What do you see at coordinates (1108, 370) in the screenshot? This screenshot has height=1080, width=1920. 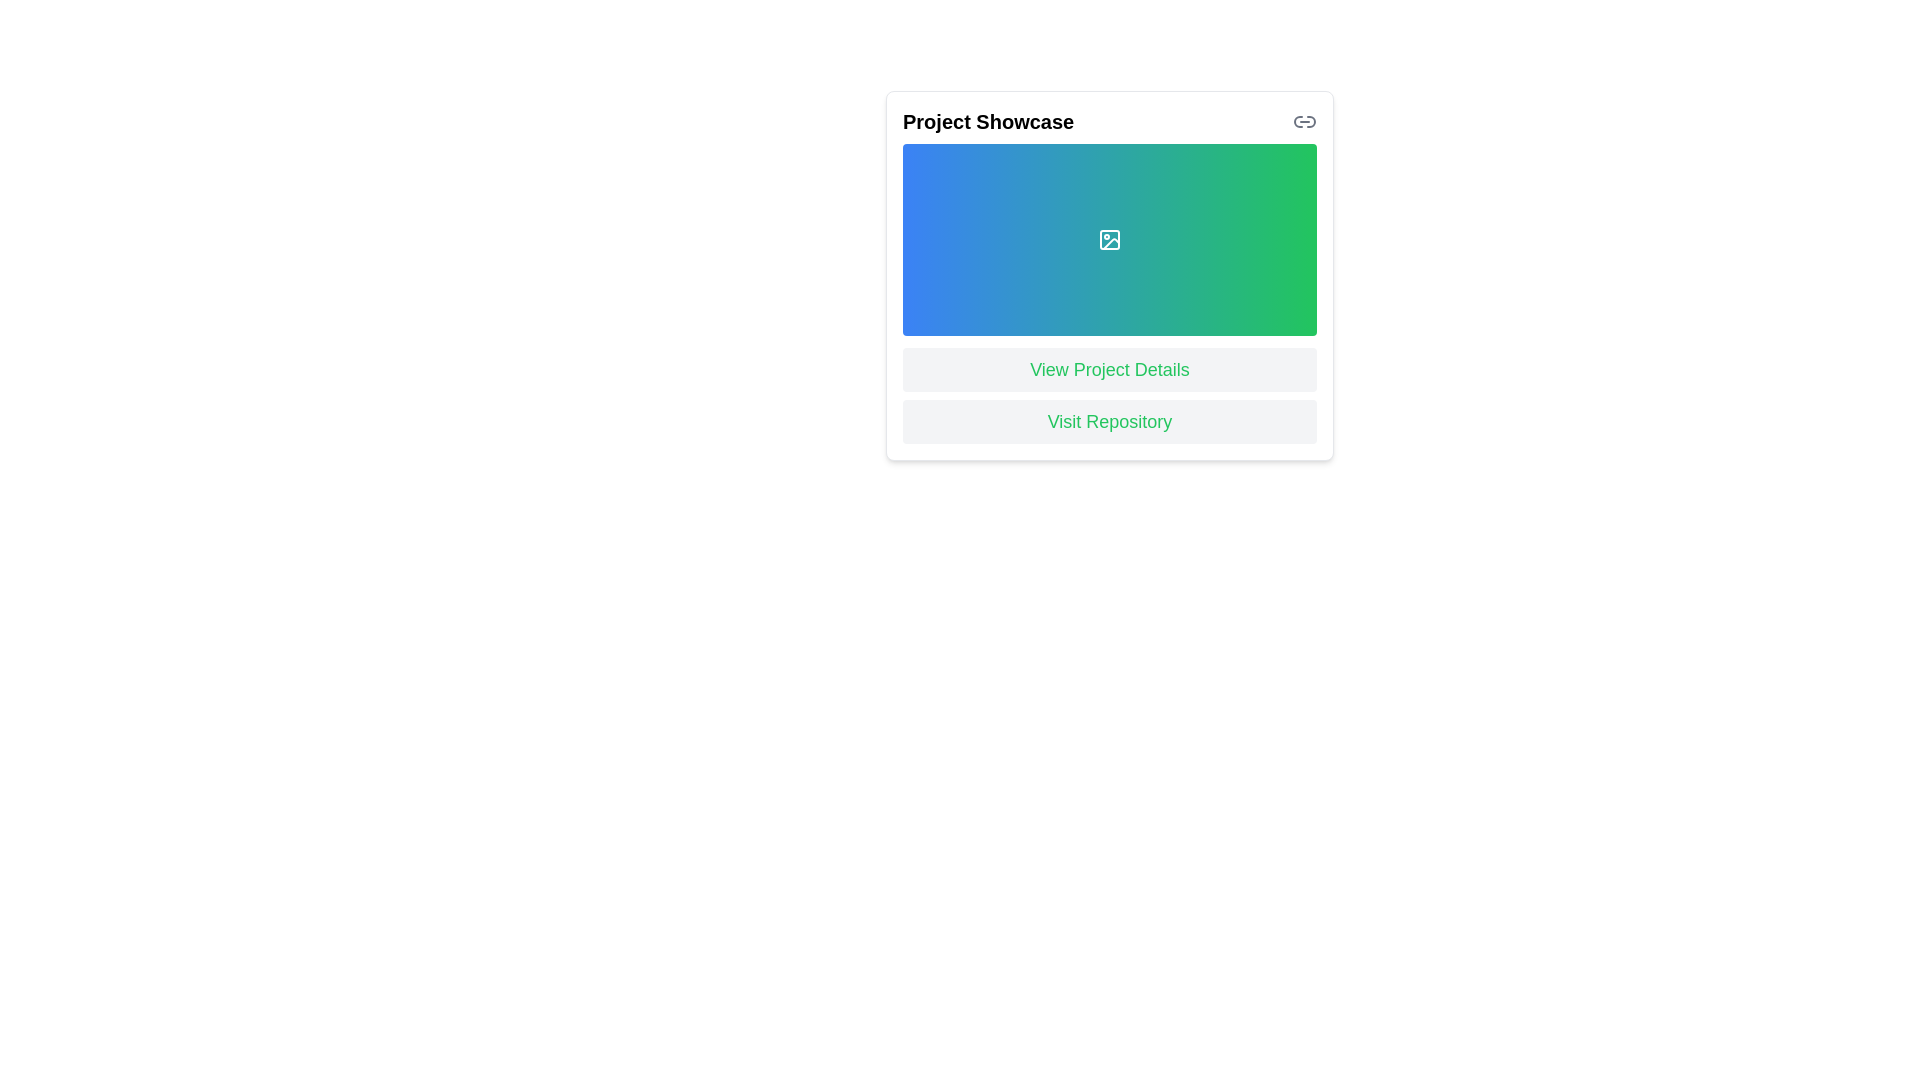 I see `the 'View Project Details' button, which is a rectangular, rounded button with green text on a light gray background, located under the heading 'Project Showcase.'` at bounding box center [1108, 370].